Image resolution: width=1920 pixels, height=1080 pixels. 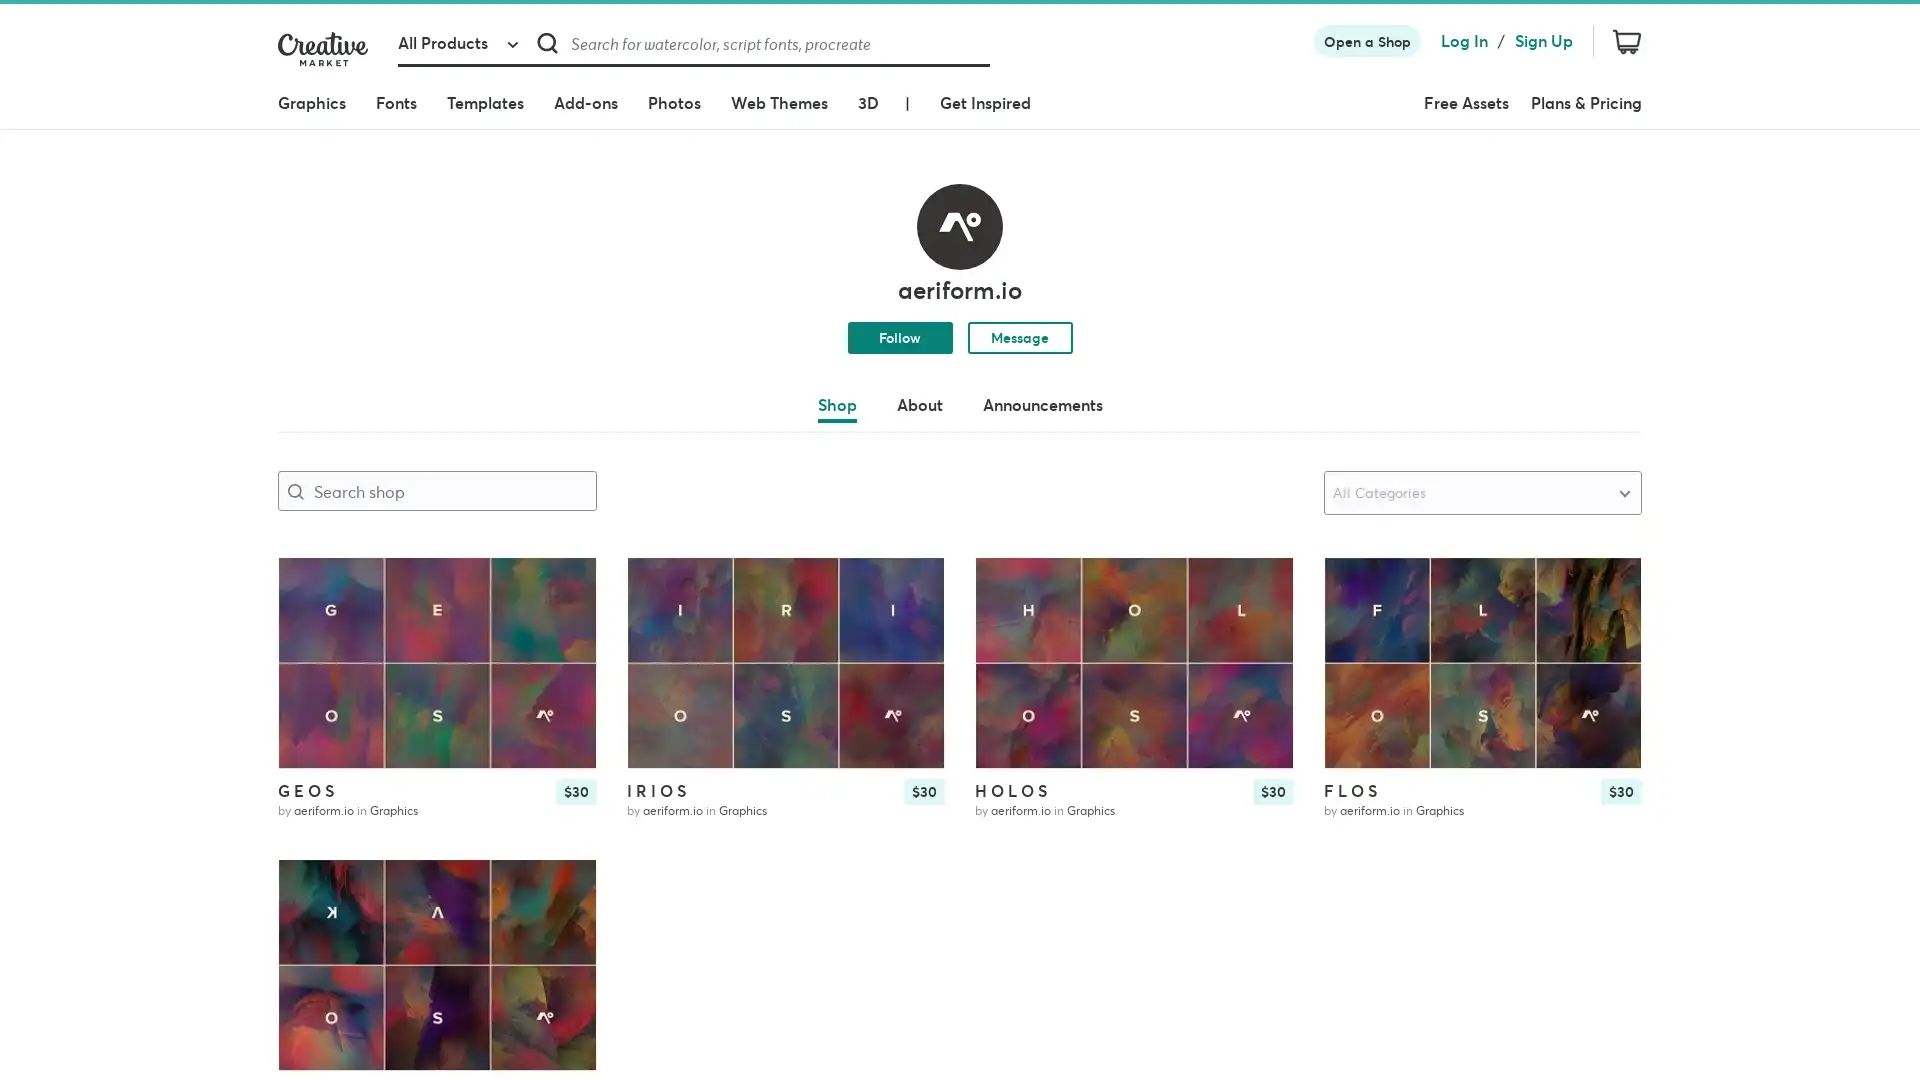 I want to click on Pin to Pinterest, so click(x=310, y=890).